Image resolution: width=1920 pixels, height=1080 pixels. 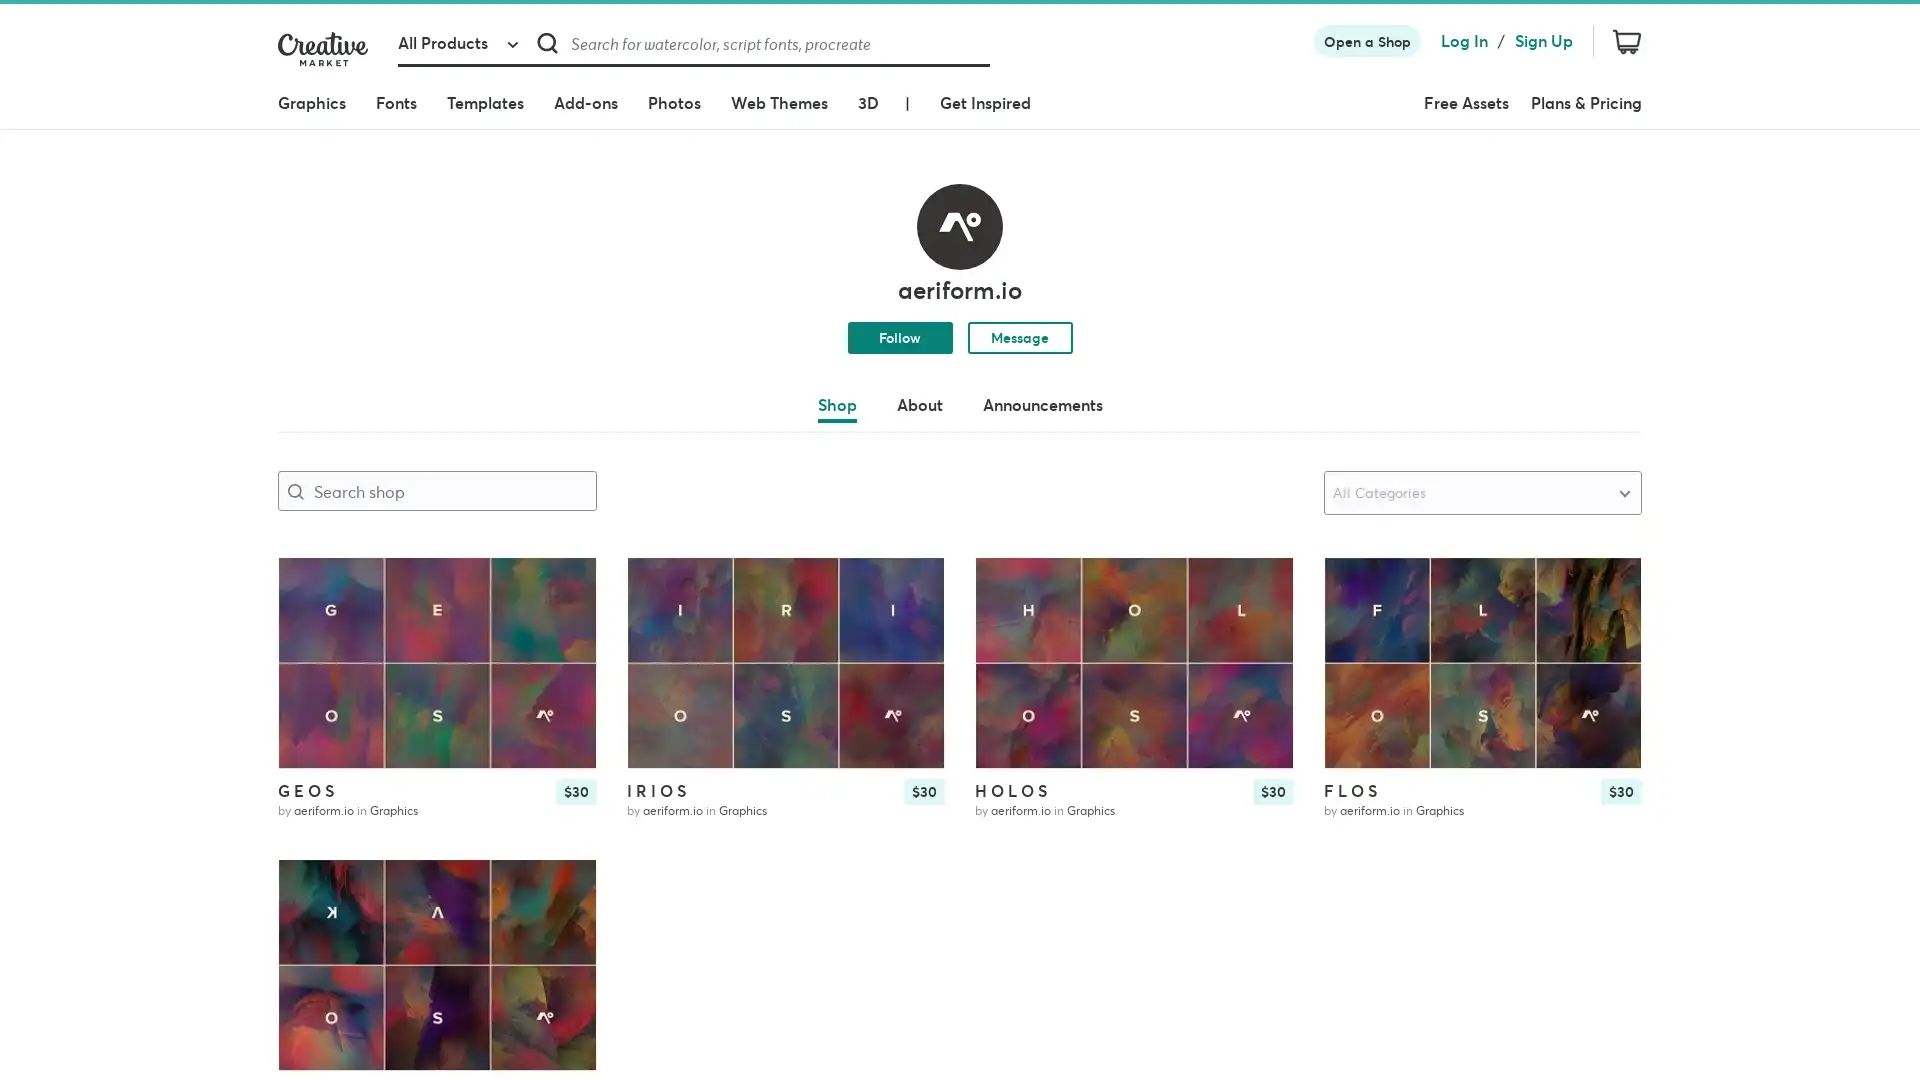 I want to click on Pin to Pinterest, so click(x=310, y=890).